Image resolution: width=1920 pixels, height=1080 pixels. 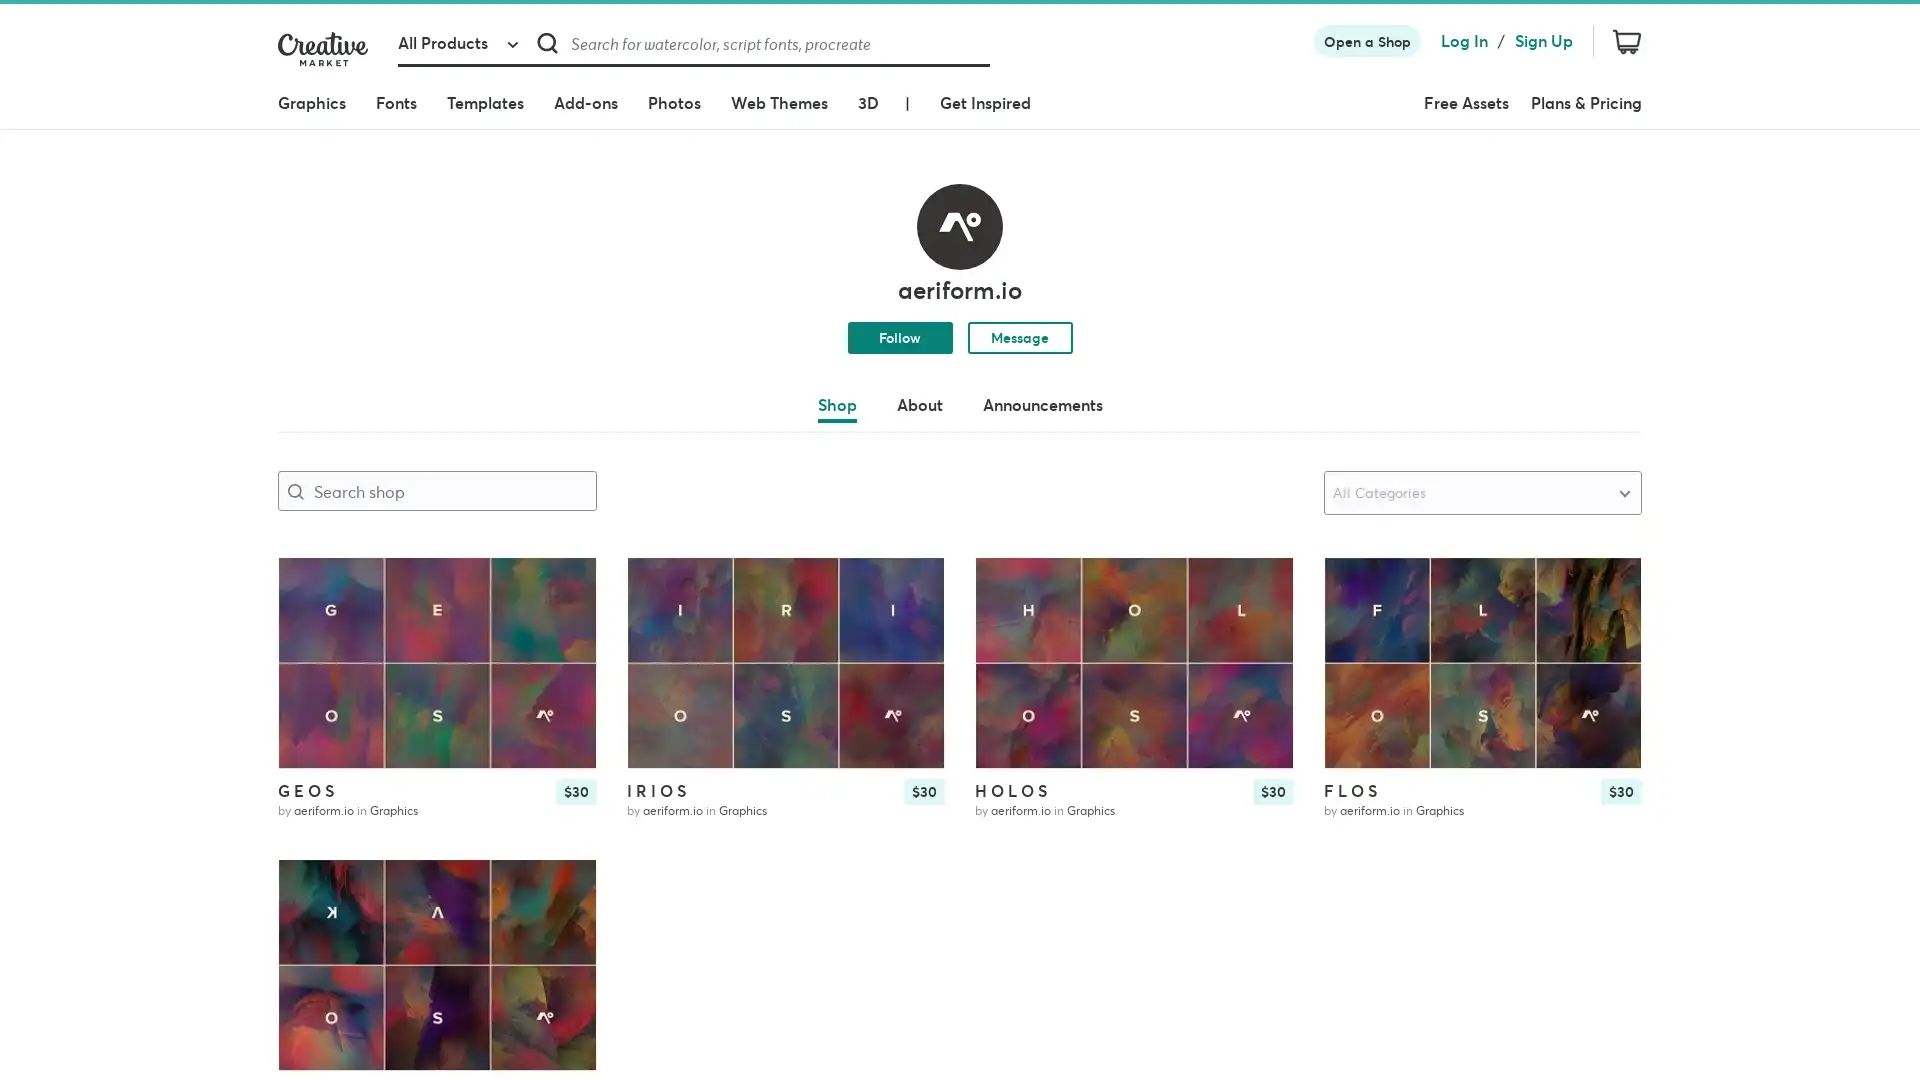 I want to click on Pin to Pinterest, so click(x=310, y=890).